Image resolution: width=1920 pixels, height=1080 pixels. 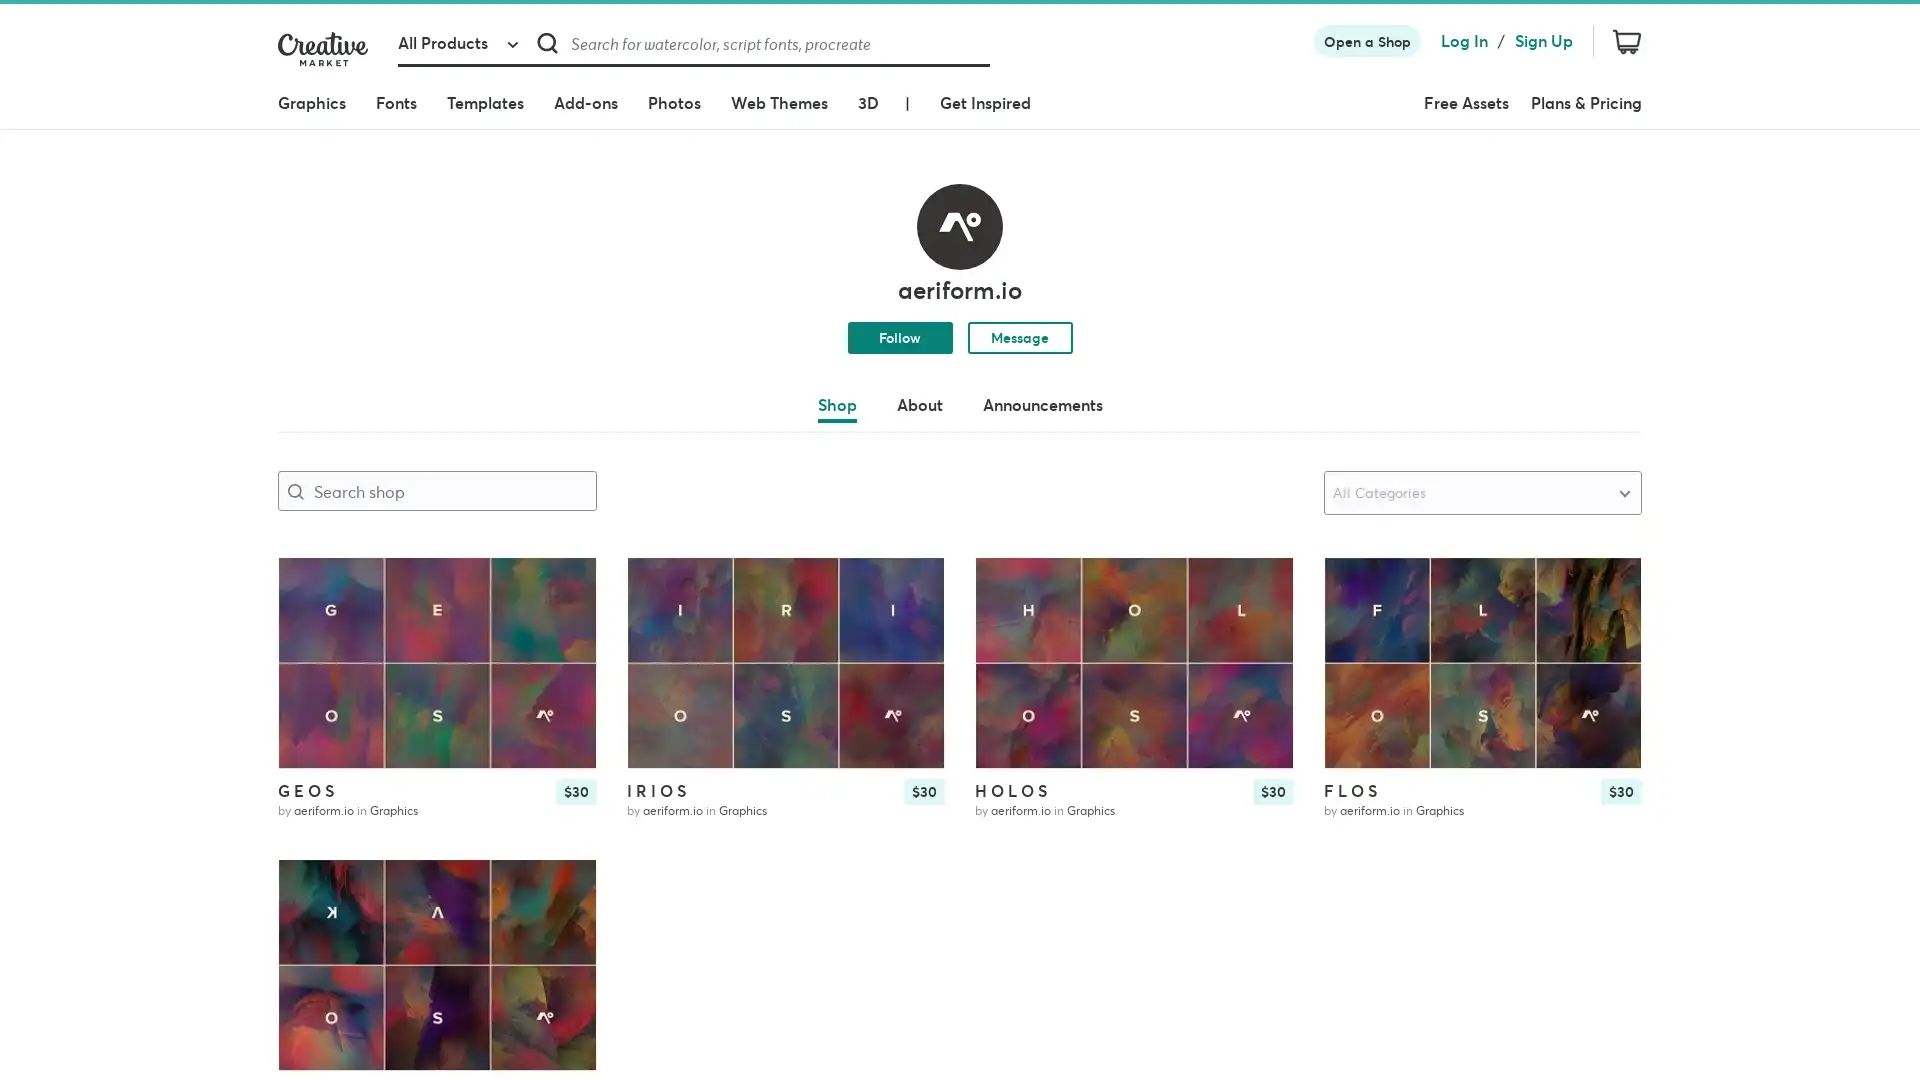 I want to click on Pin to Pinterest, so click(x=310, y=890).